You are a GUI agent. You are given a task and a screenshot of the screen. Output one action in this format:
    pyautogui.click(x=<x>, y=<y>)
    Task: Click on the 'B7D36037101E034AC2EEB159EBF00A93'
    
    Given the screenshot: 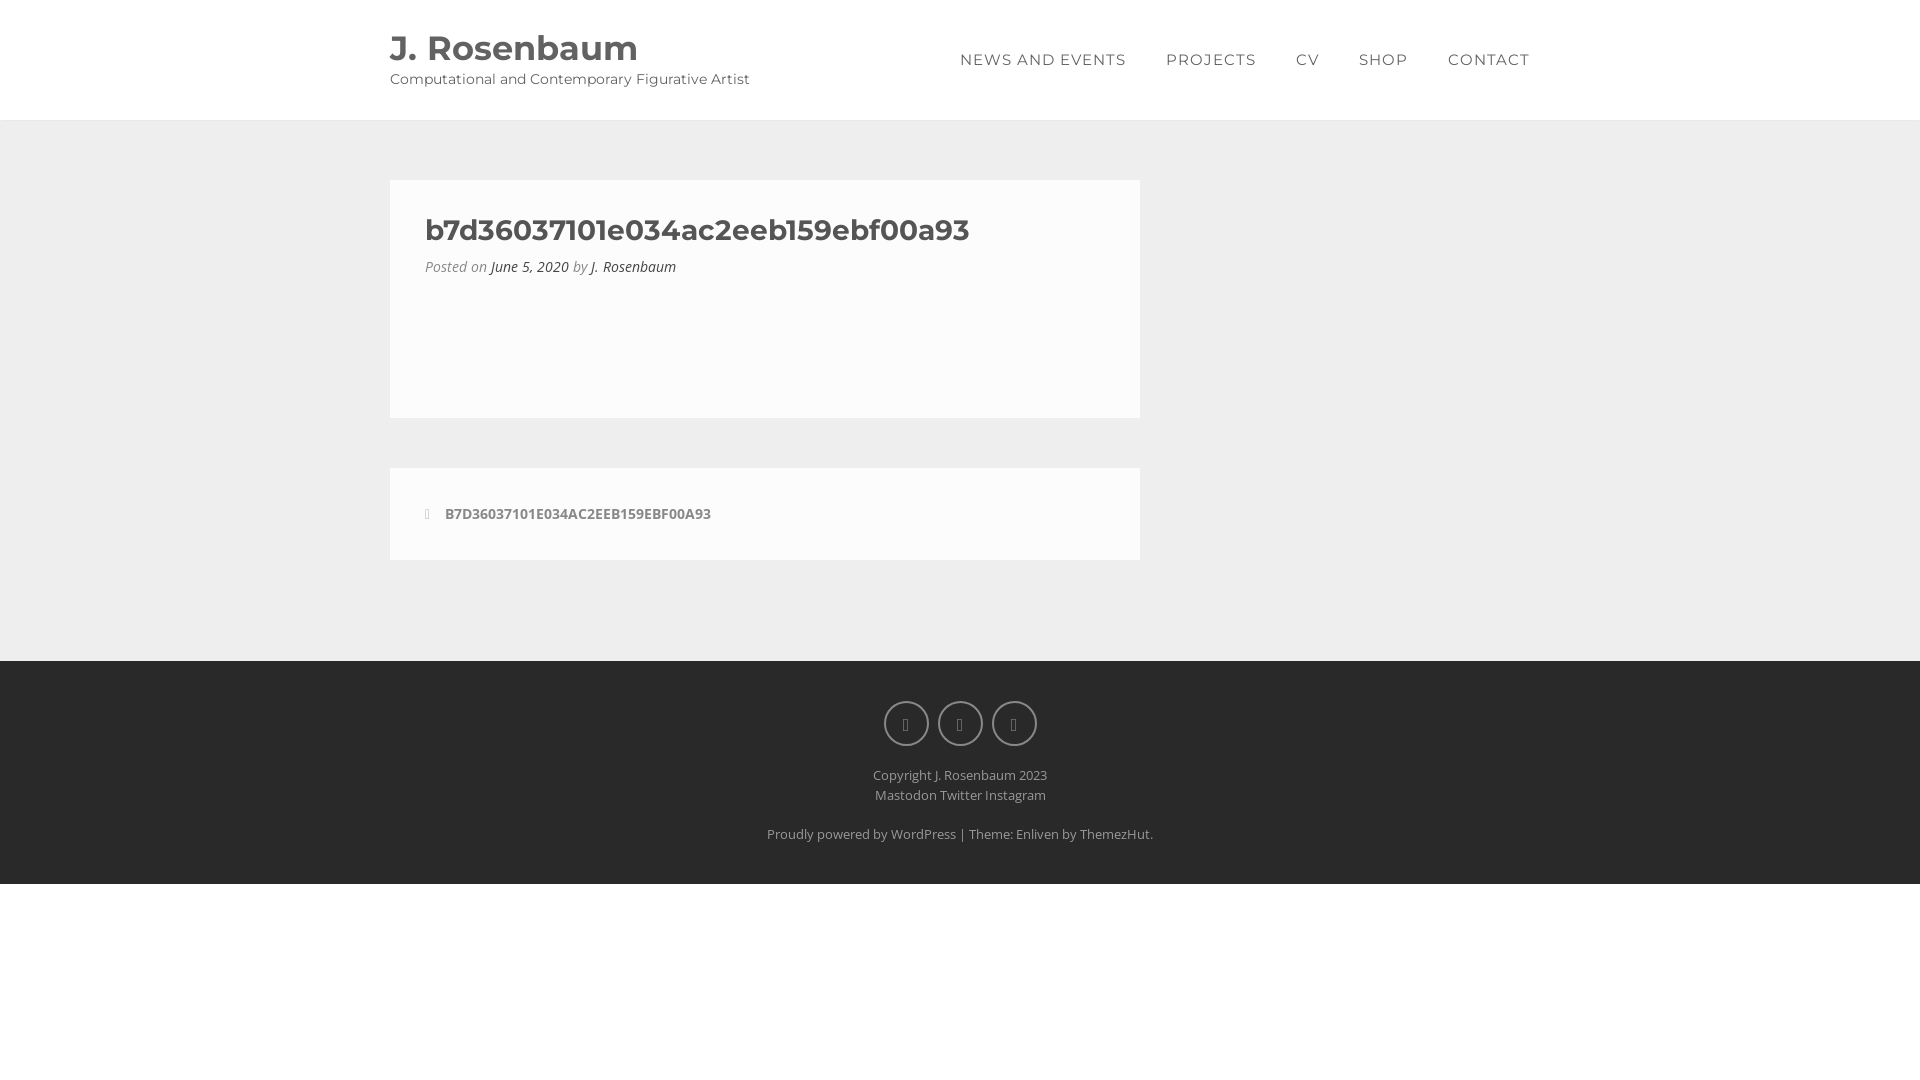 What is the action you would take?
    pyautogui.click(x=576, y=512)
    